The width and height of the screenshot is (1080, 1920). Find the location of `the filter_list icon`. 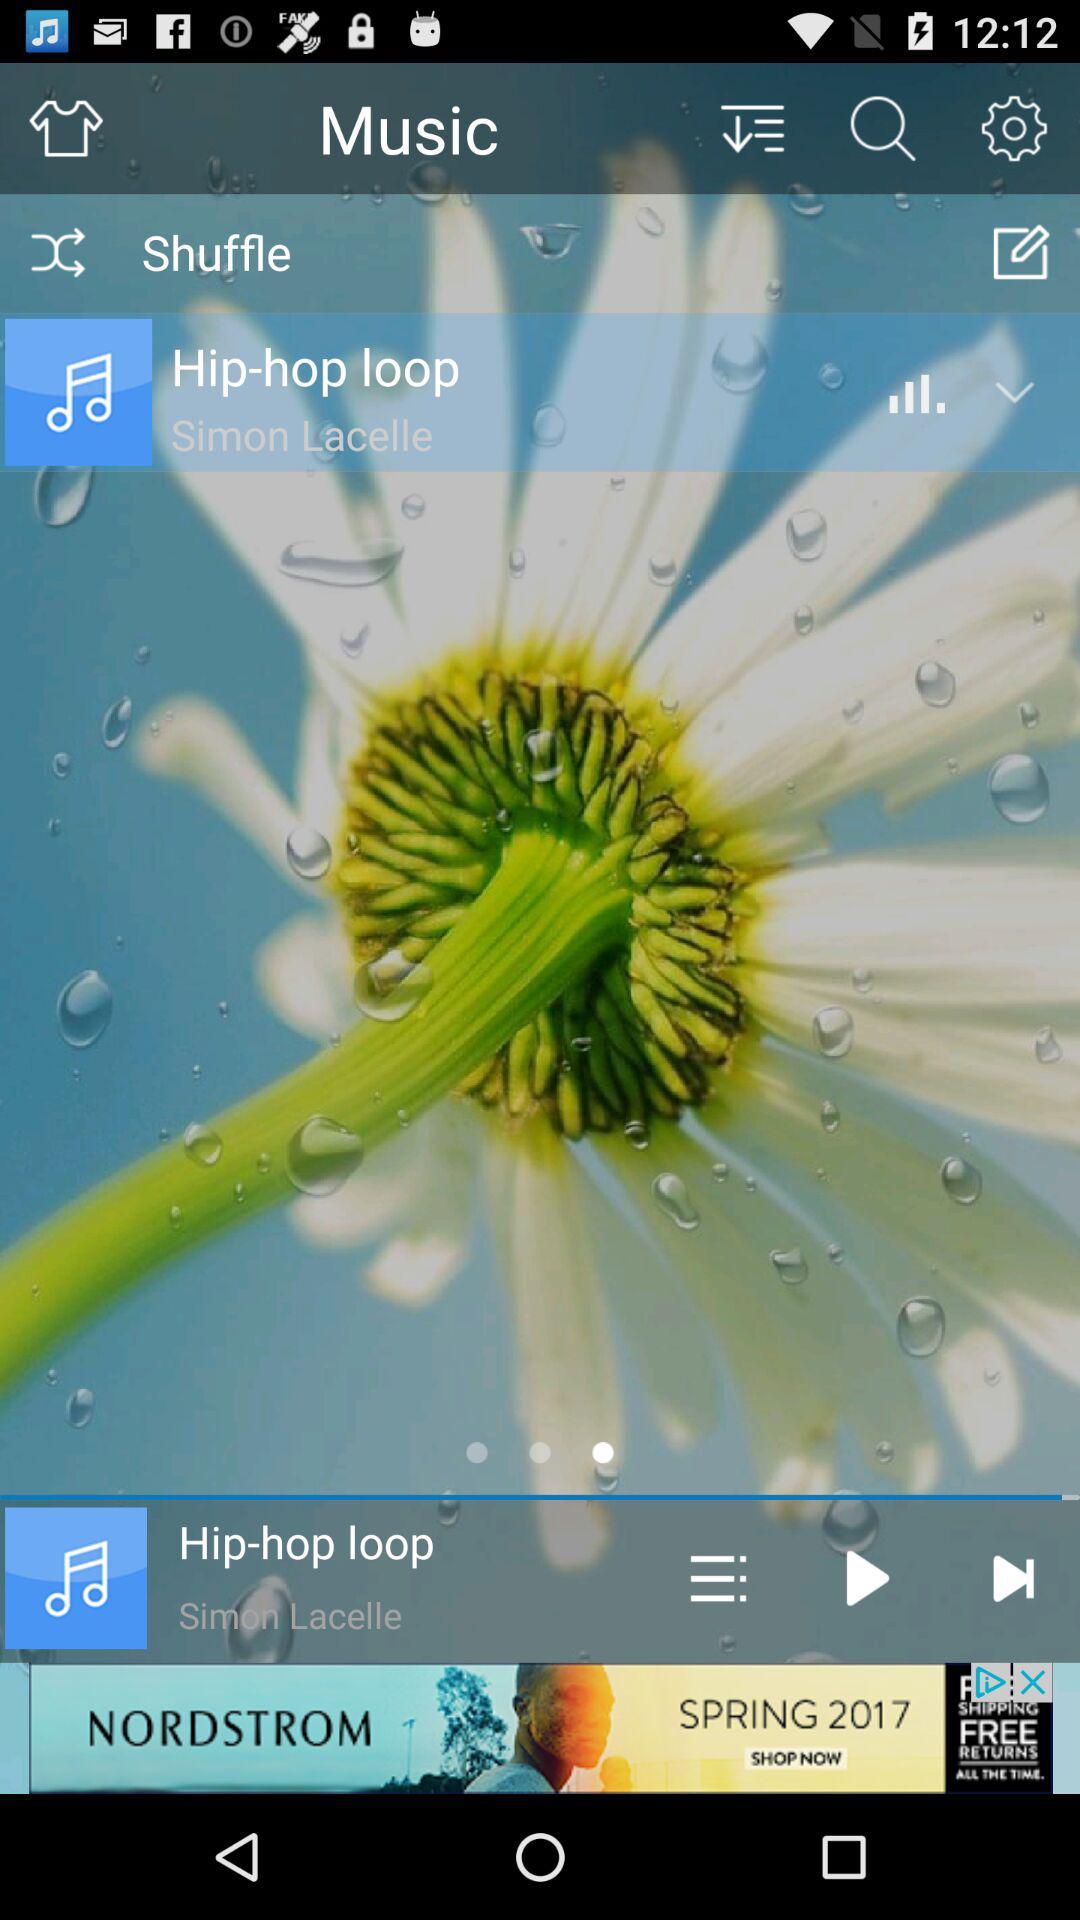

the filter_list icon is located at coordinates (751, 136).